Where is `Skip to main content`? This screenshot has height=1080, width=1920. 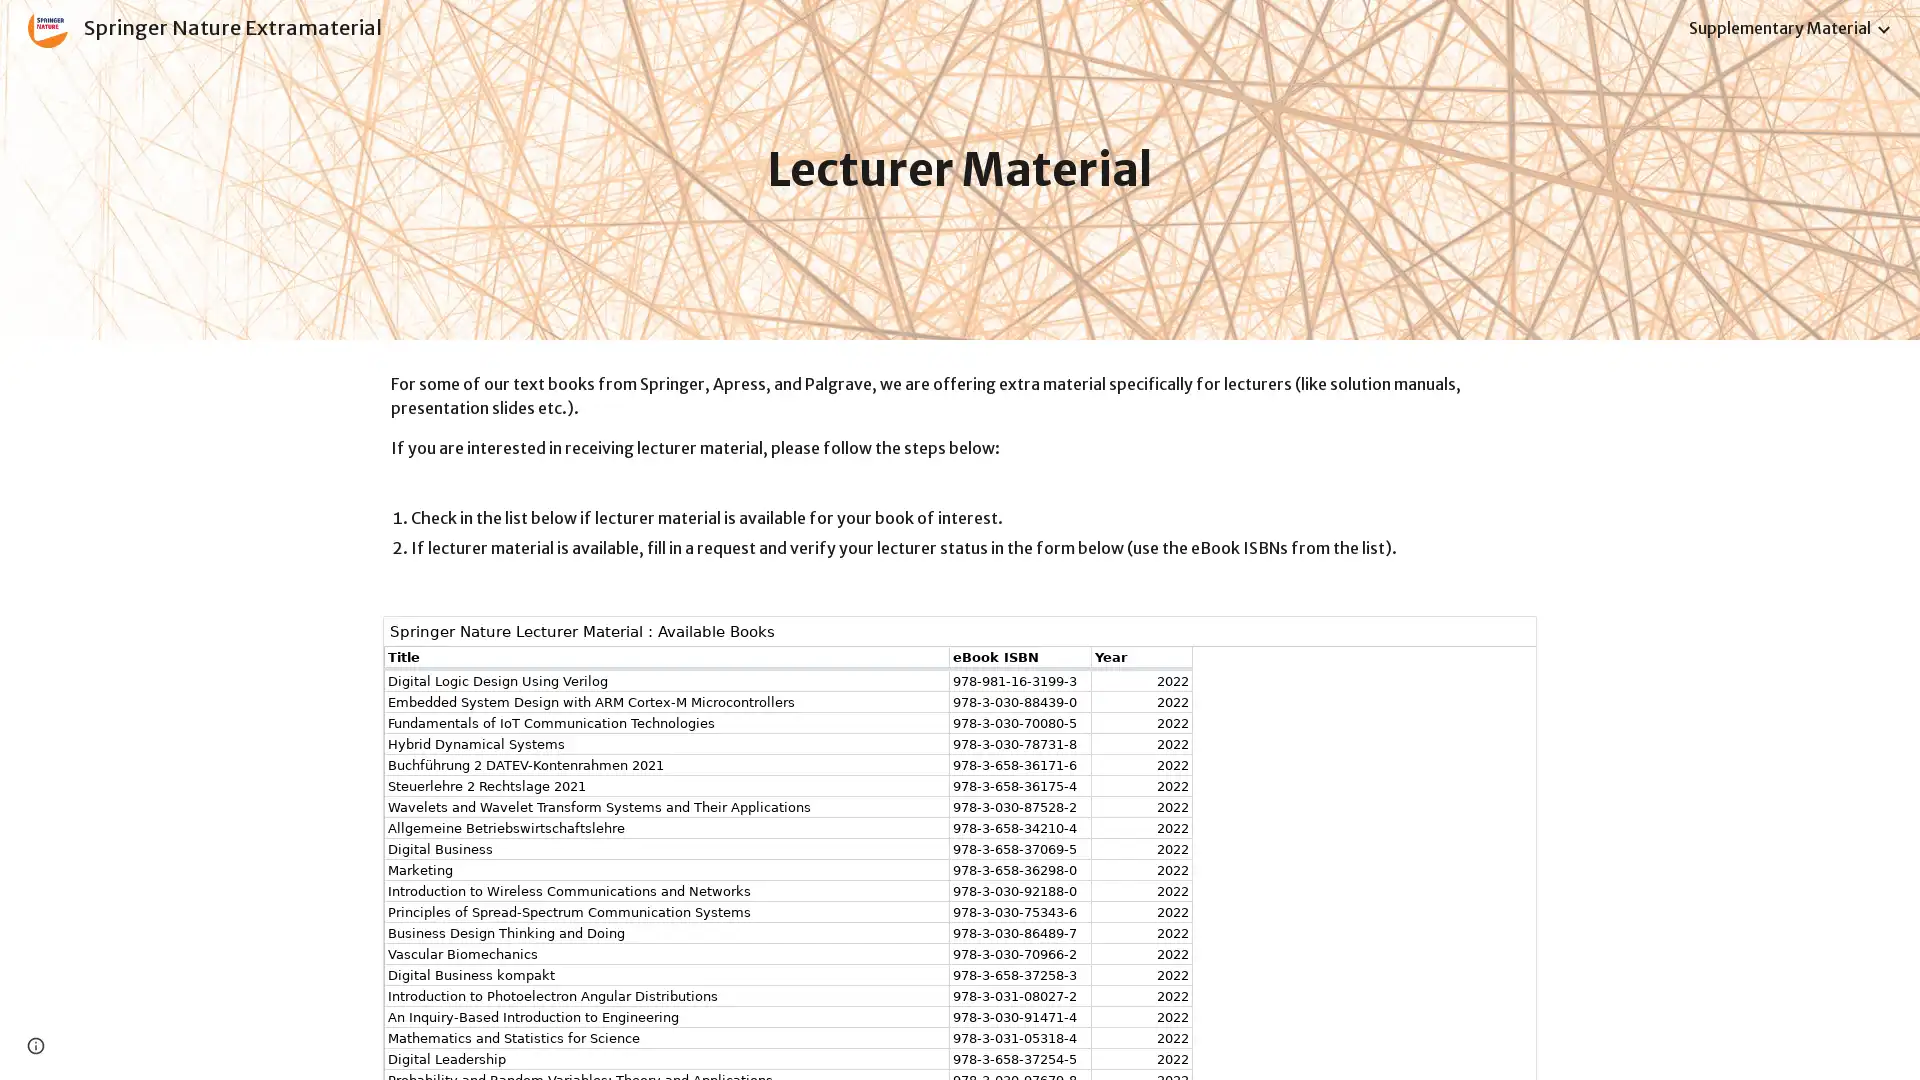 Skip to main content is located at coordinates (787, 37).